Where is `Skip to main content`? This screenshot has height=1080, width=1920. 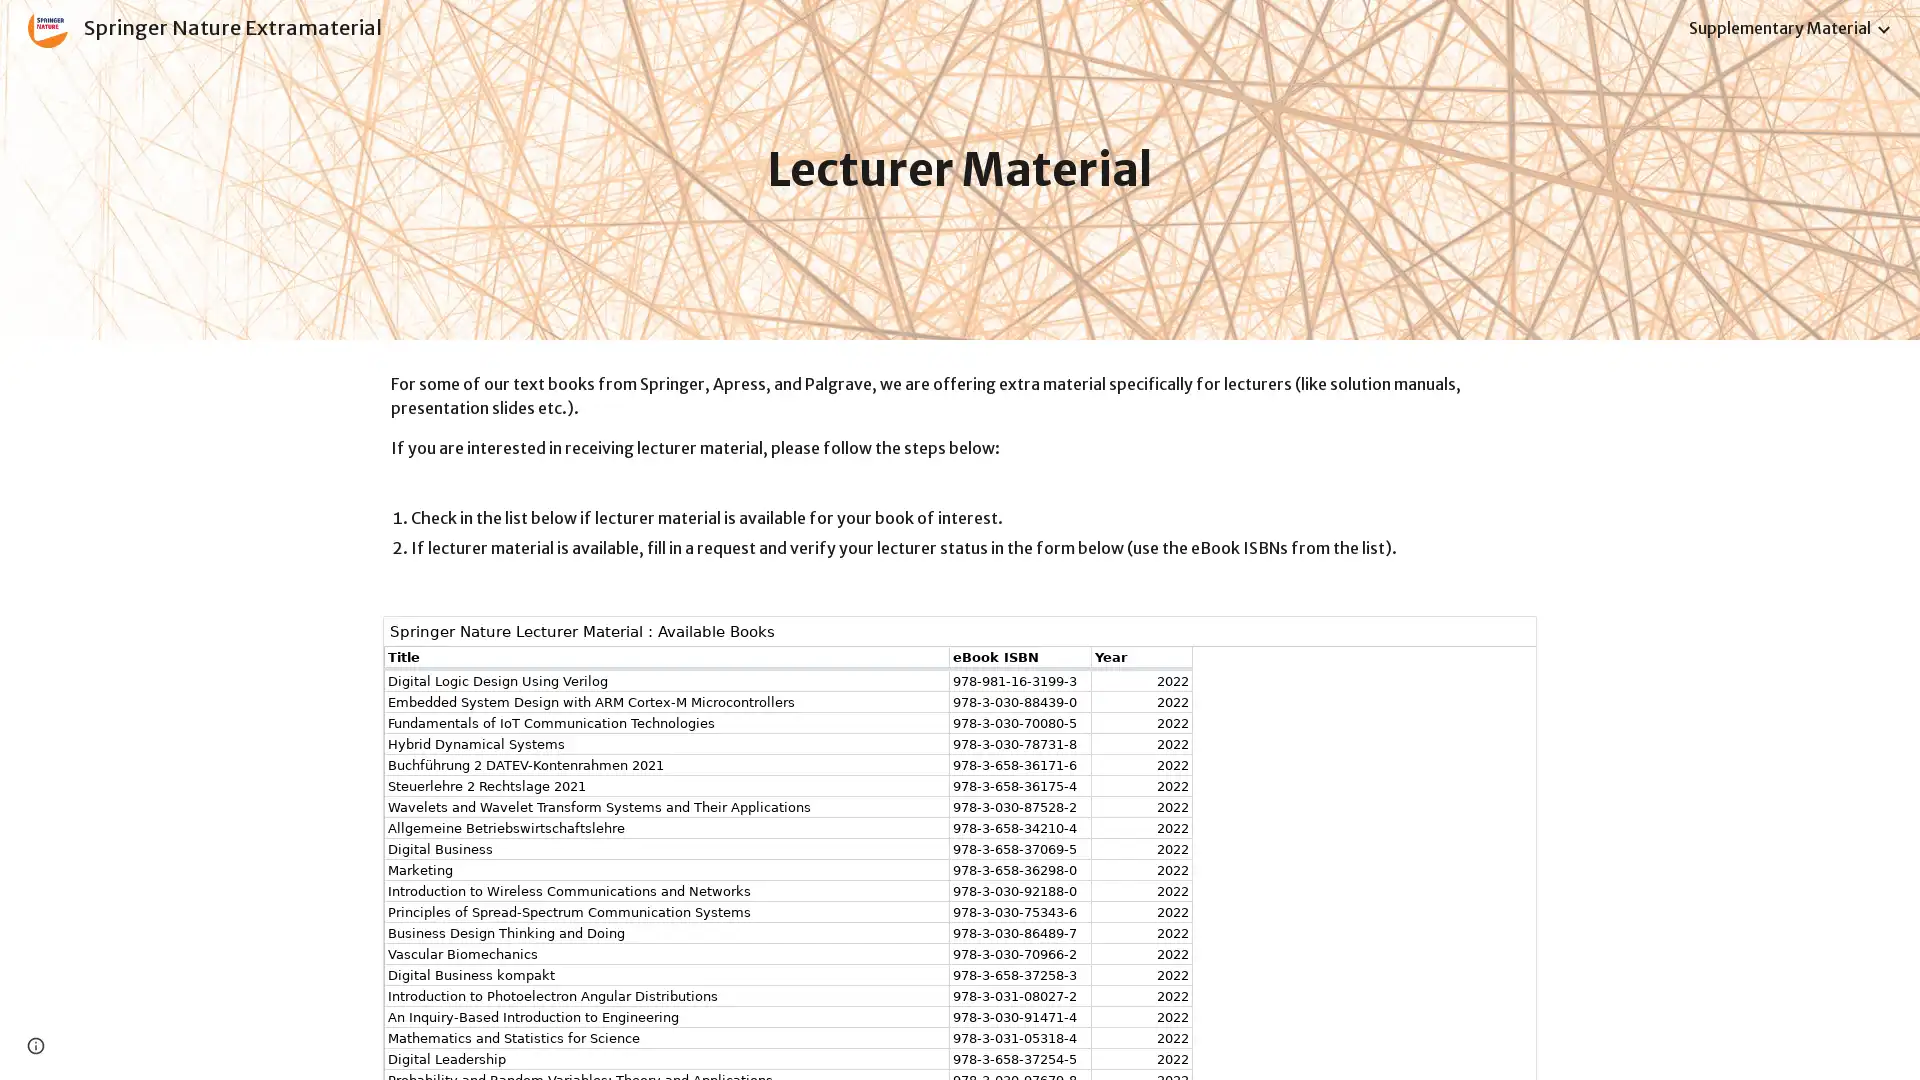 Skip to main content is located at coordinates (787, 37).